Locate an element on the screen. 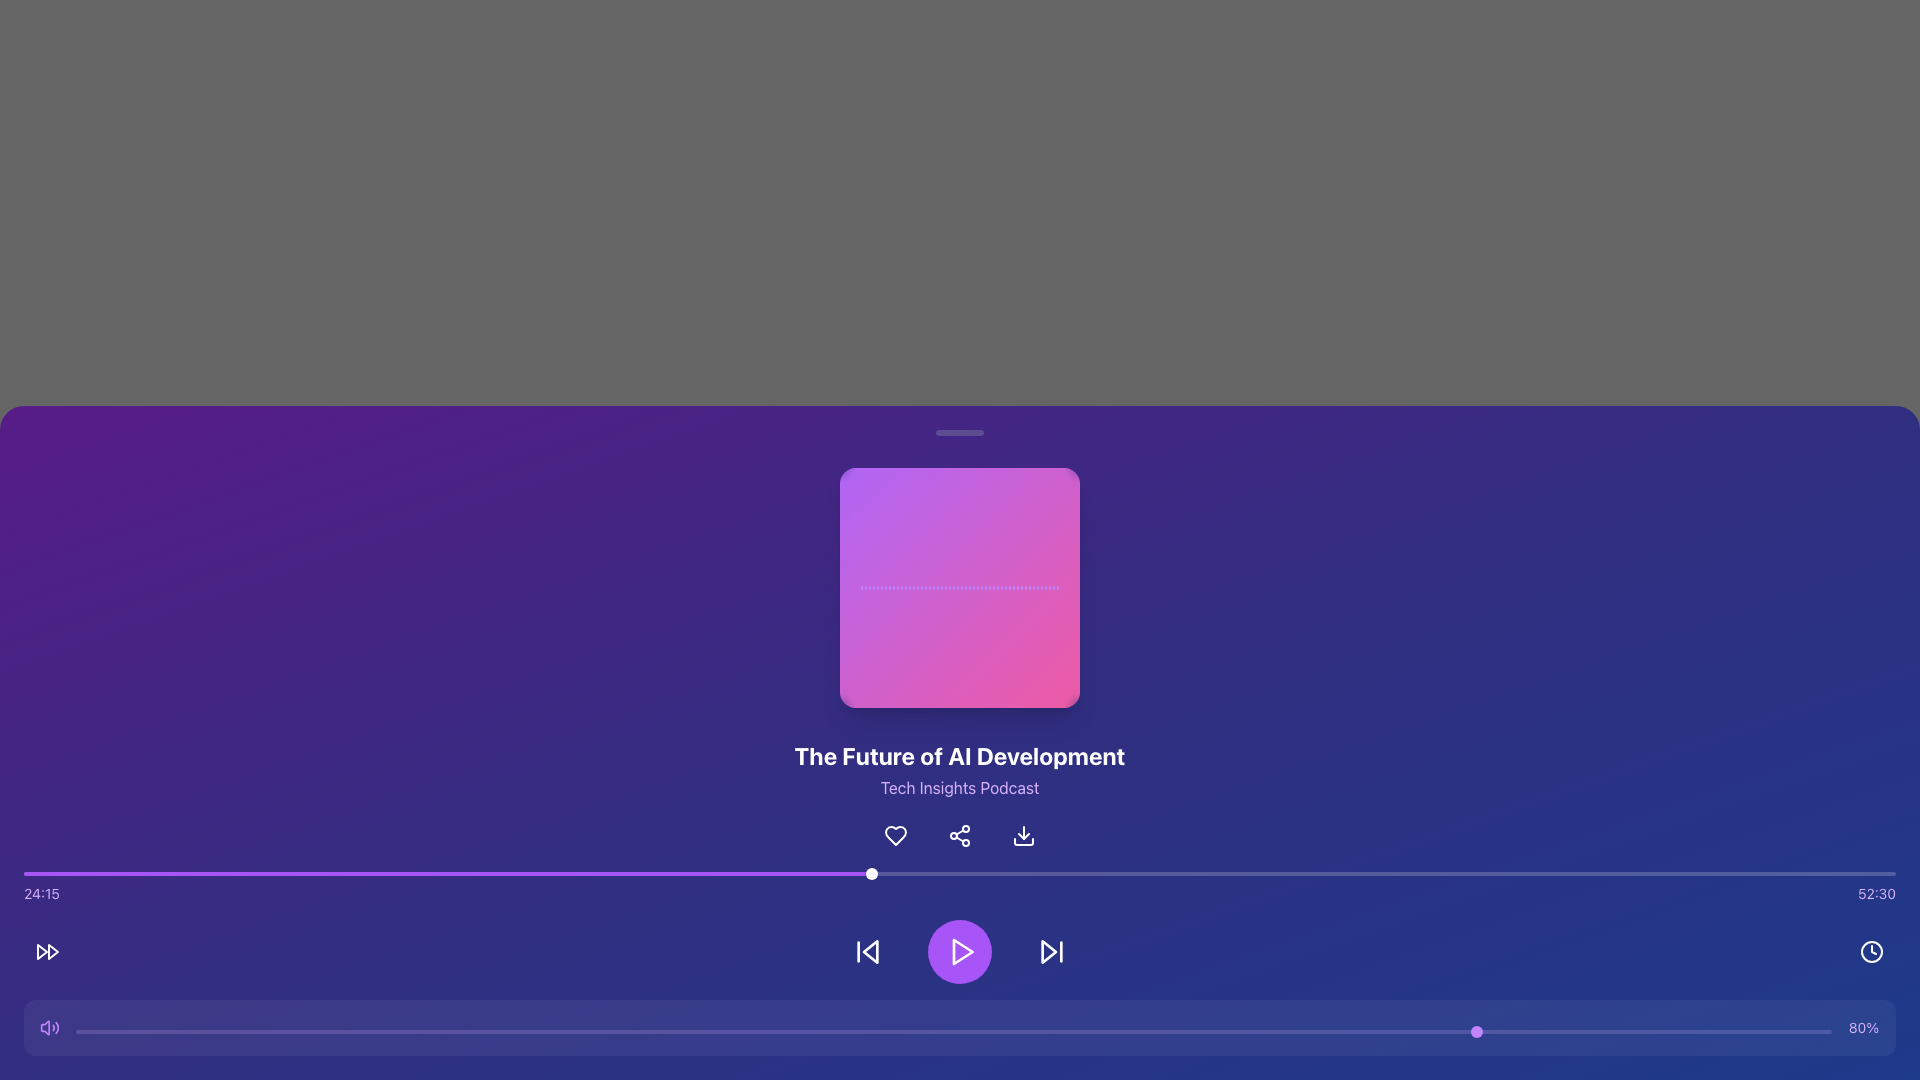  progress is located at coordinates (360, 873).